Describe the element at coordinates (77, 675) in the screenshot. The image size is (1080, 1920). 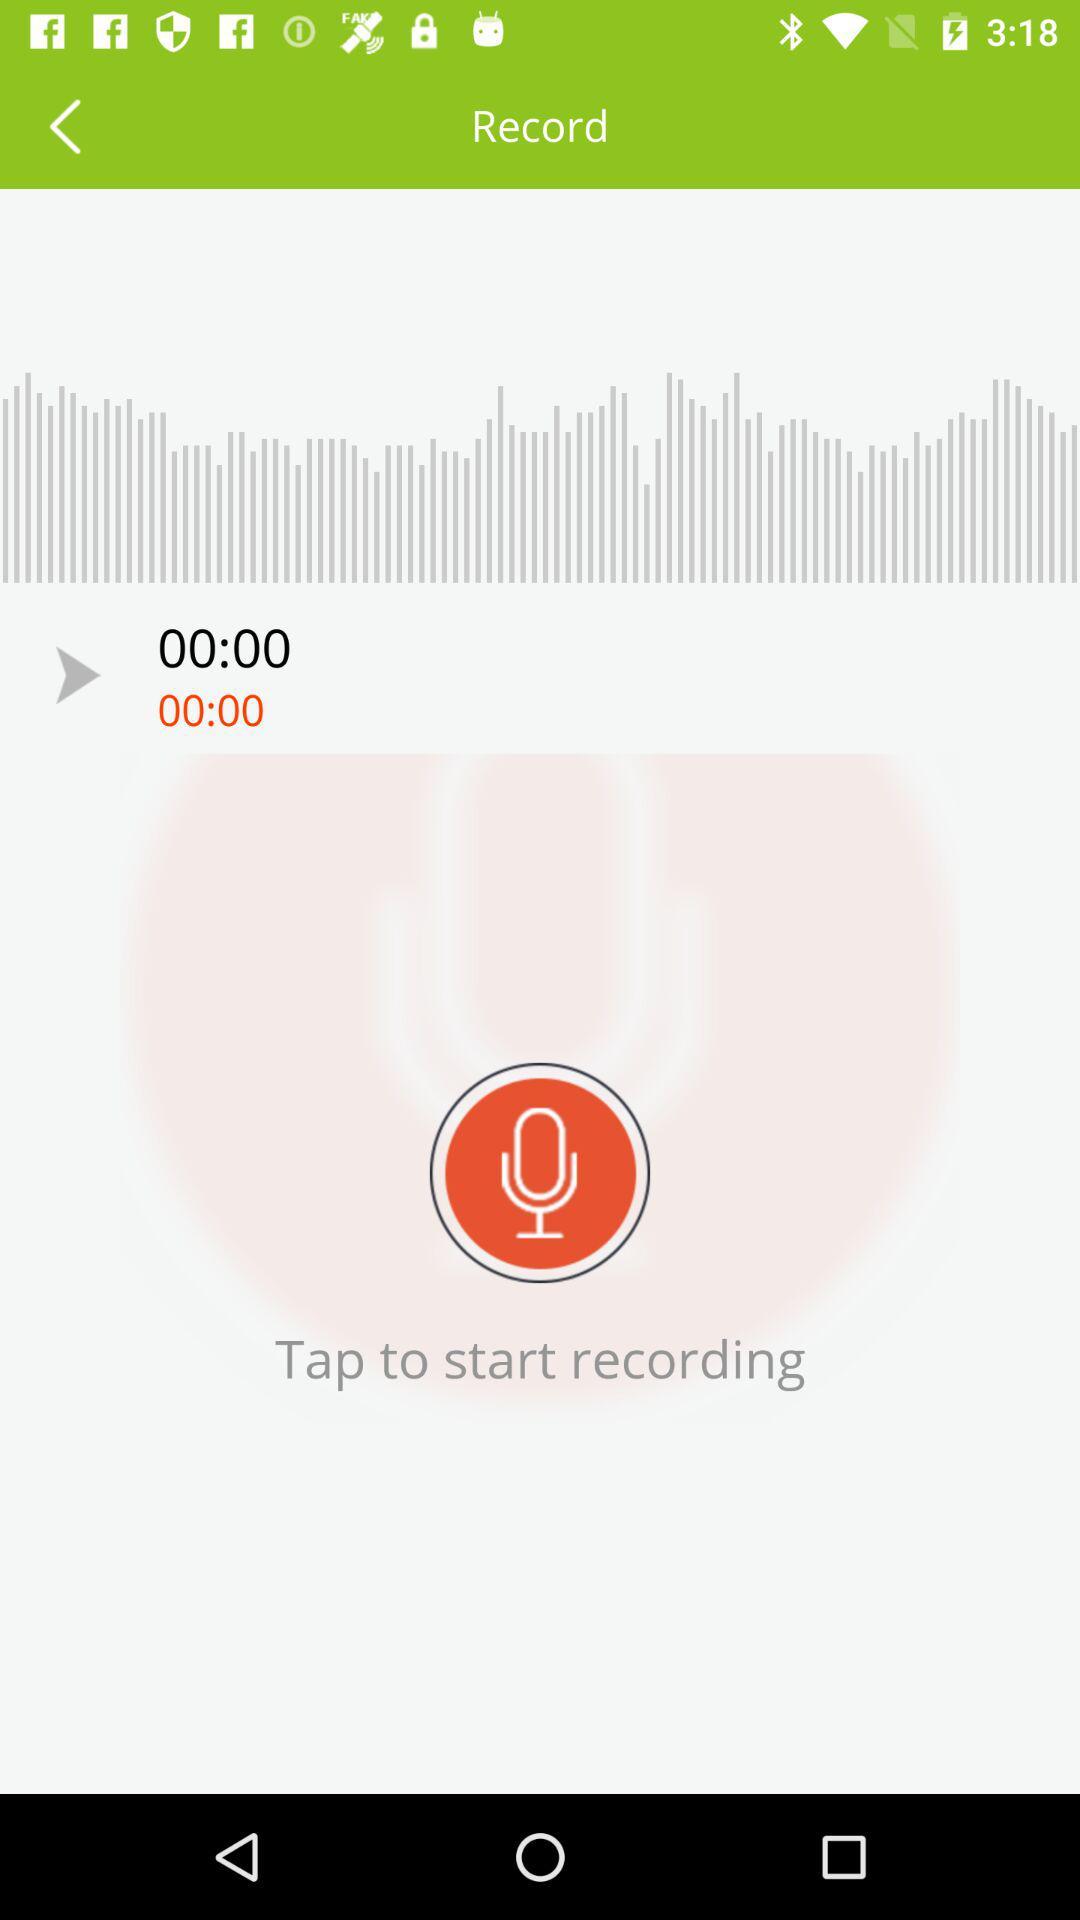
I see `icon to the left of 00:00 item` at that location.